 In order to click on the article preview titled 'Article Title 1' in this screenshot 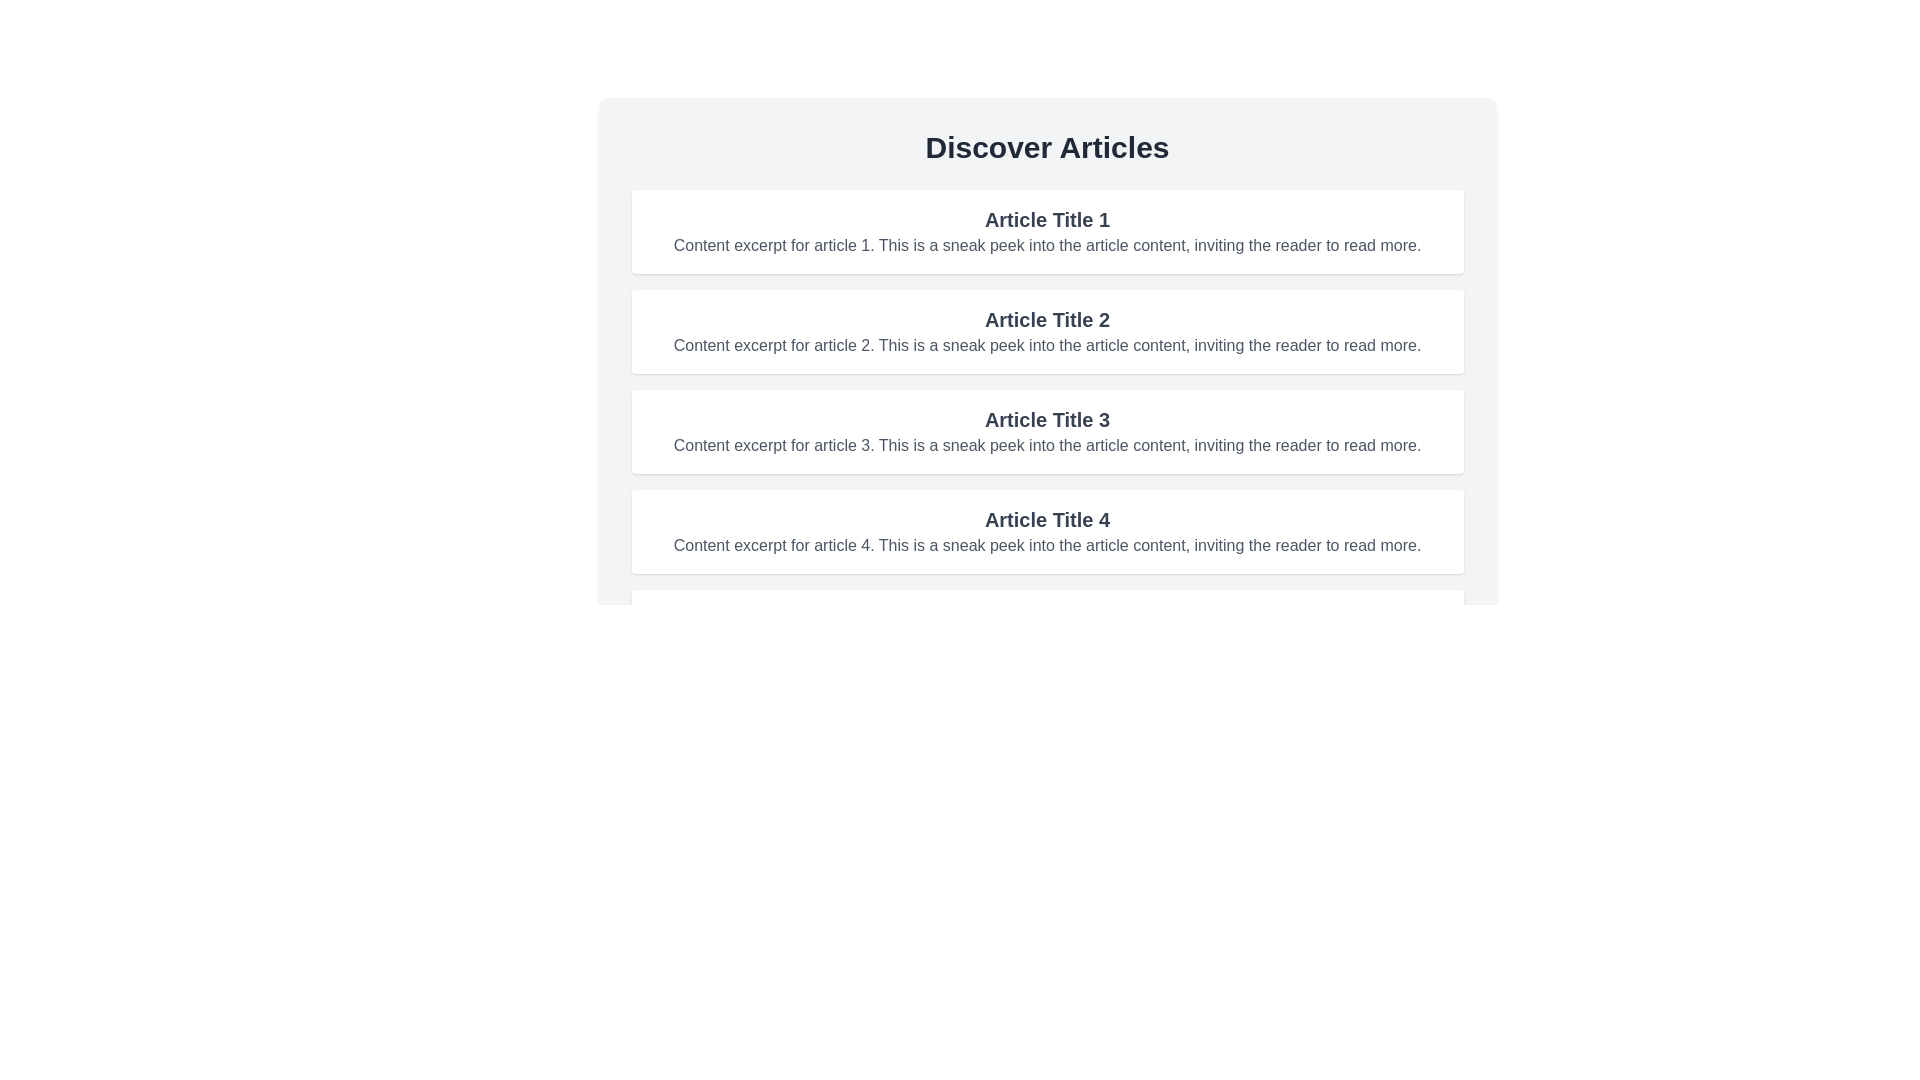, I will do `click(1046, 230)`.